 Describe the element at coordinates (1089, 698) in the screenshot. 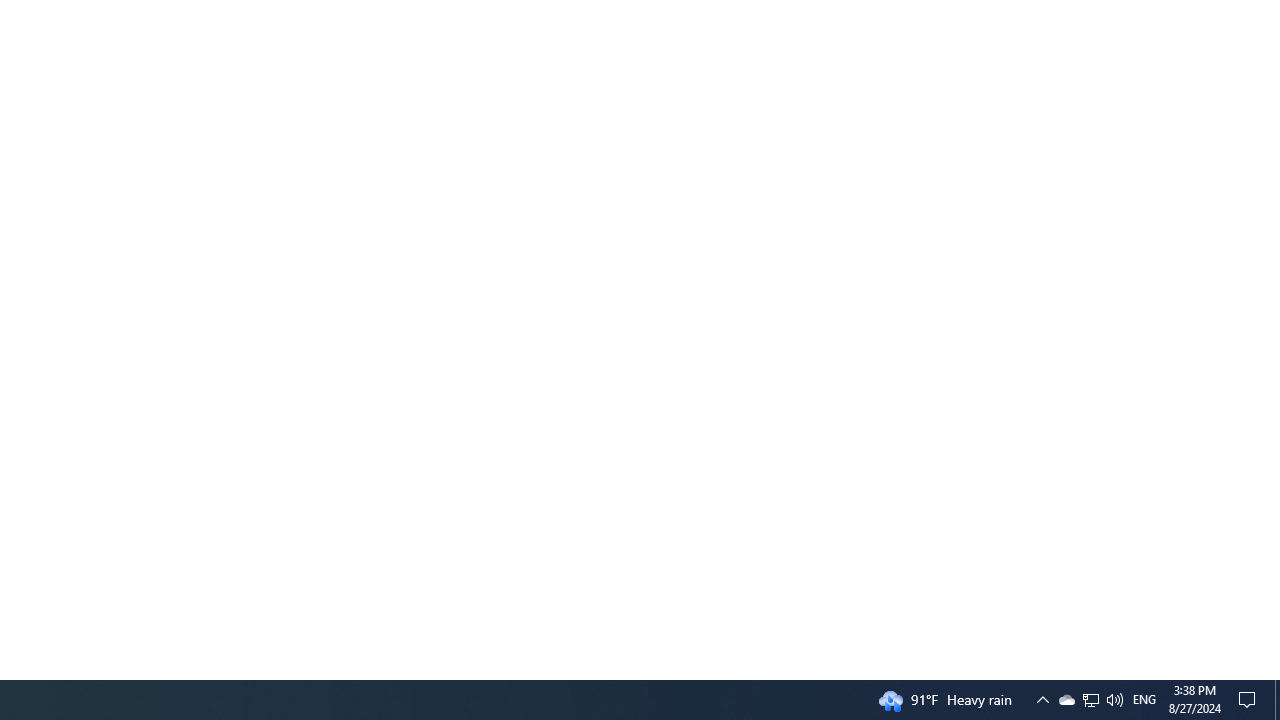

I see `'Q2790: 100%'` at that location.